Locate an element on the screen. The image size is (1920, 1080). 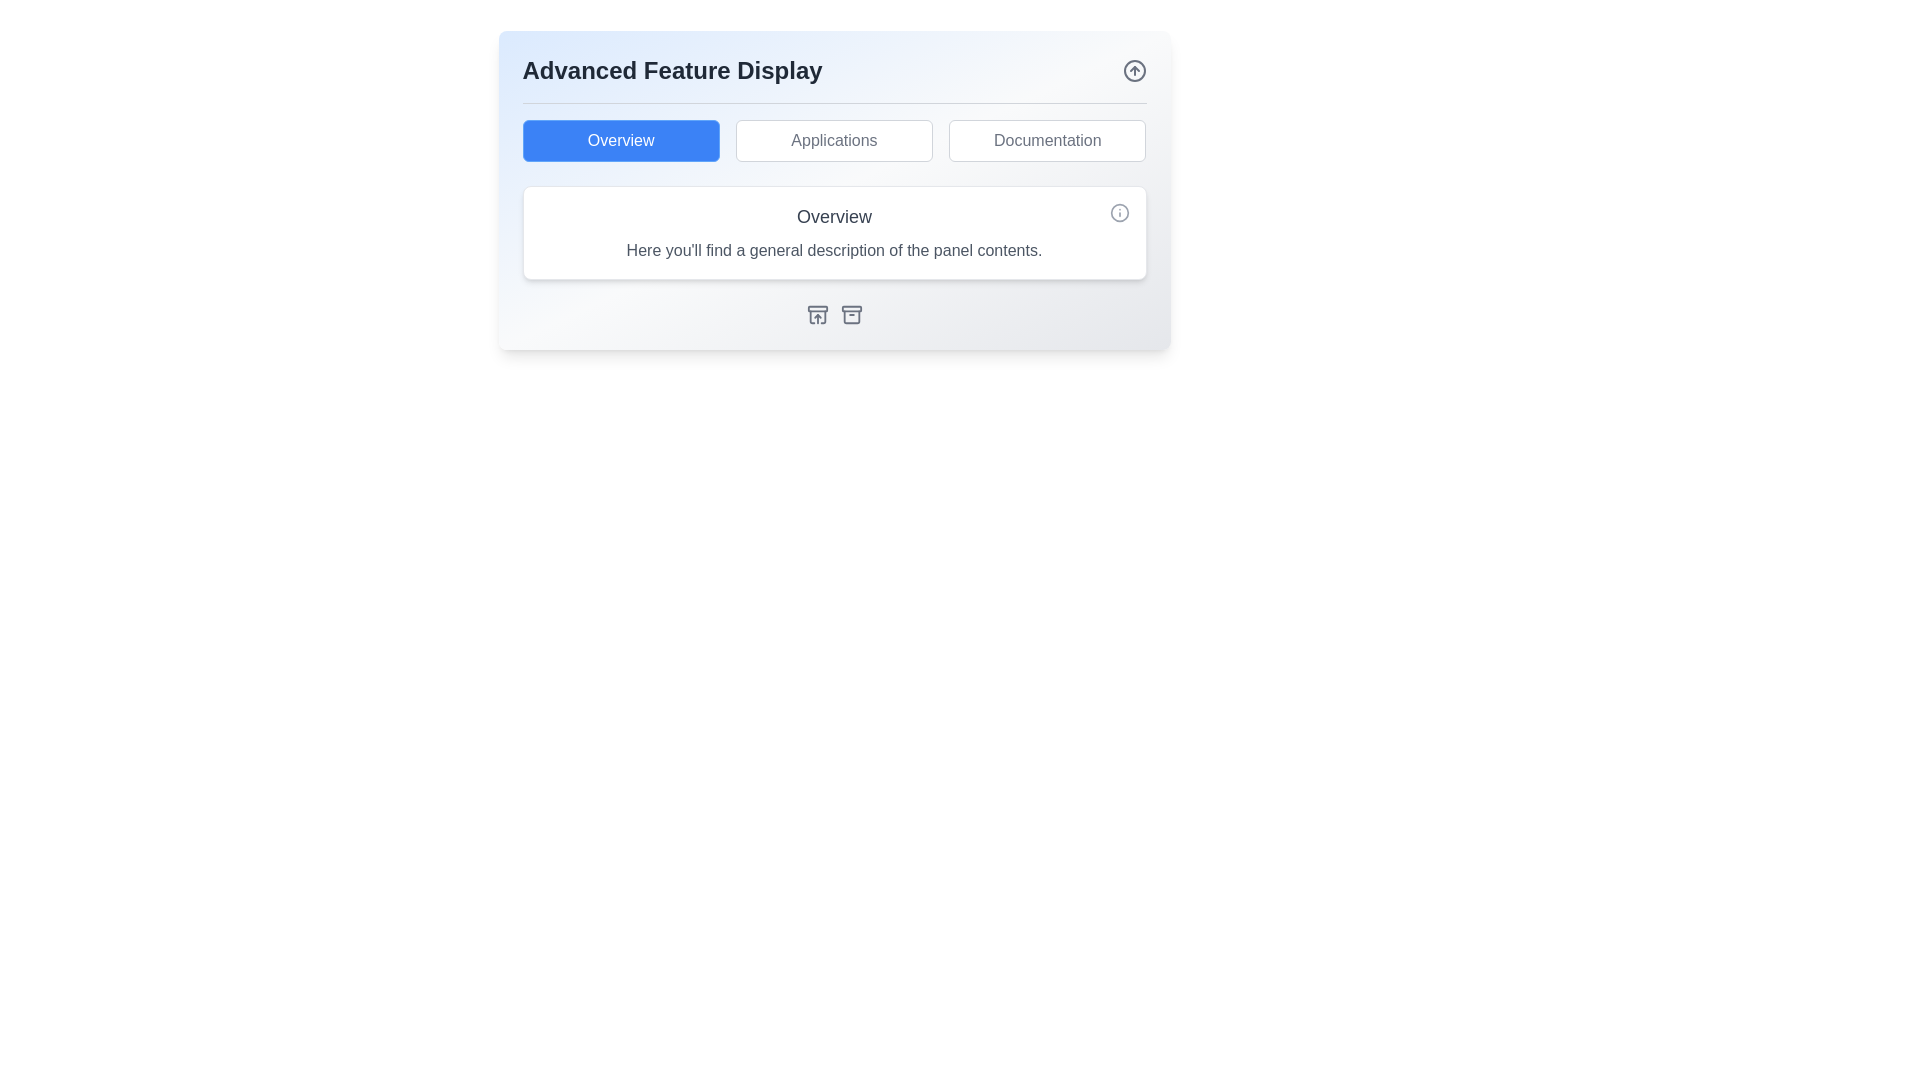
'Advanced Feature Display' text element that is styled in bold and large font, located at the top of the interface is located at coordinates (672, 69).